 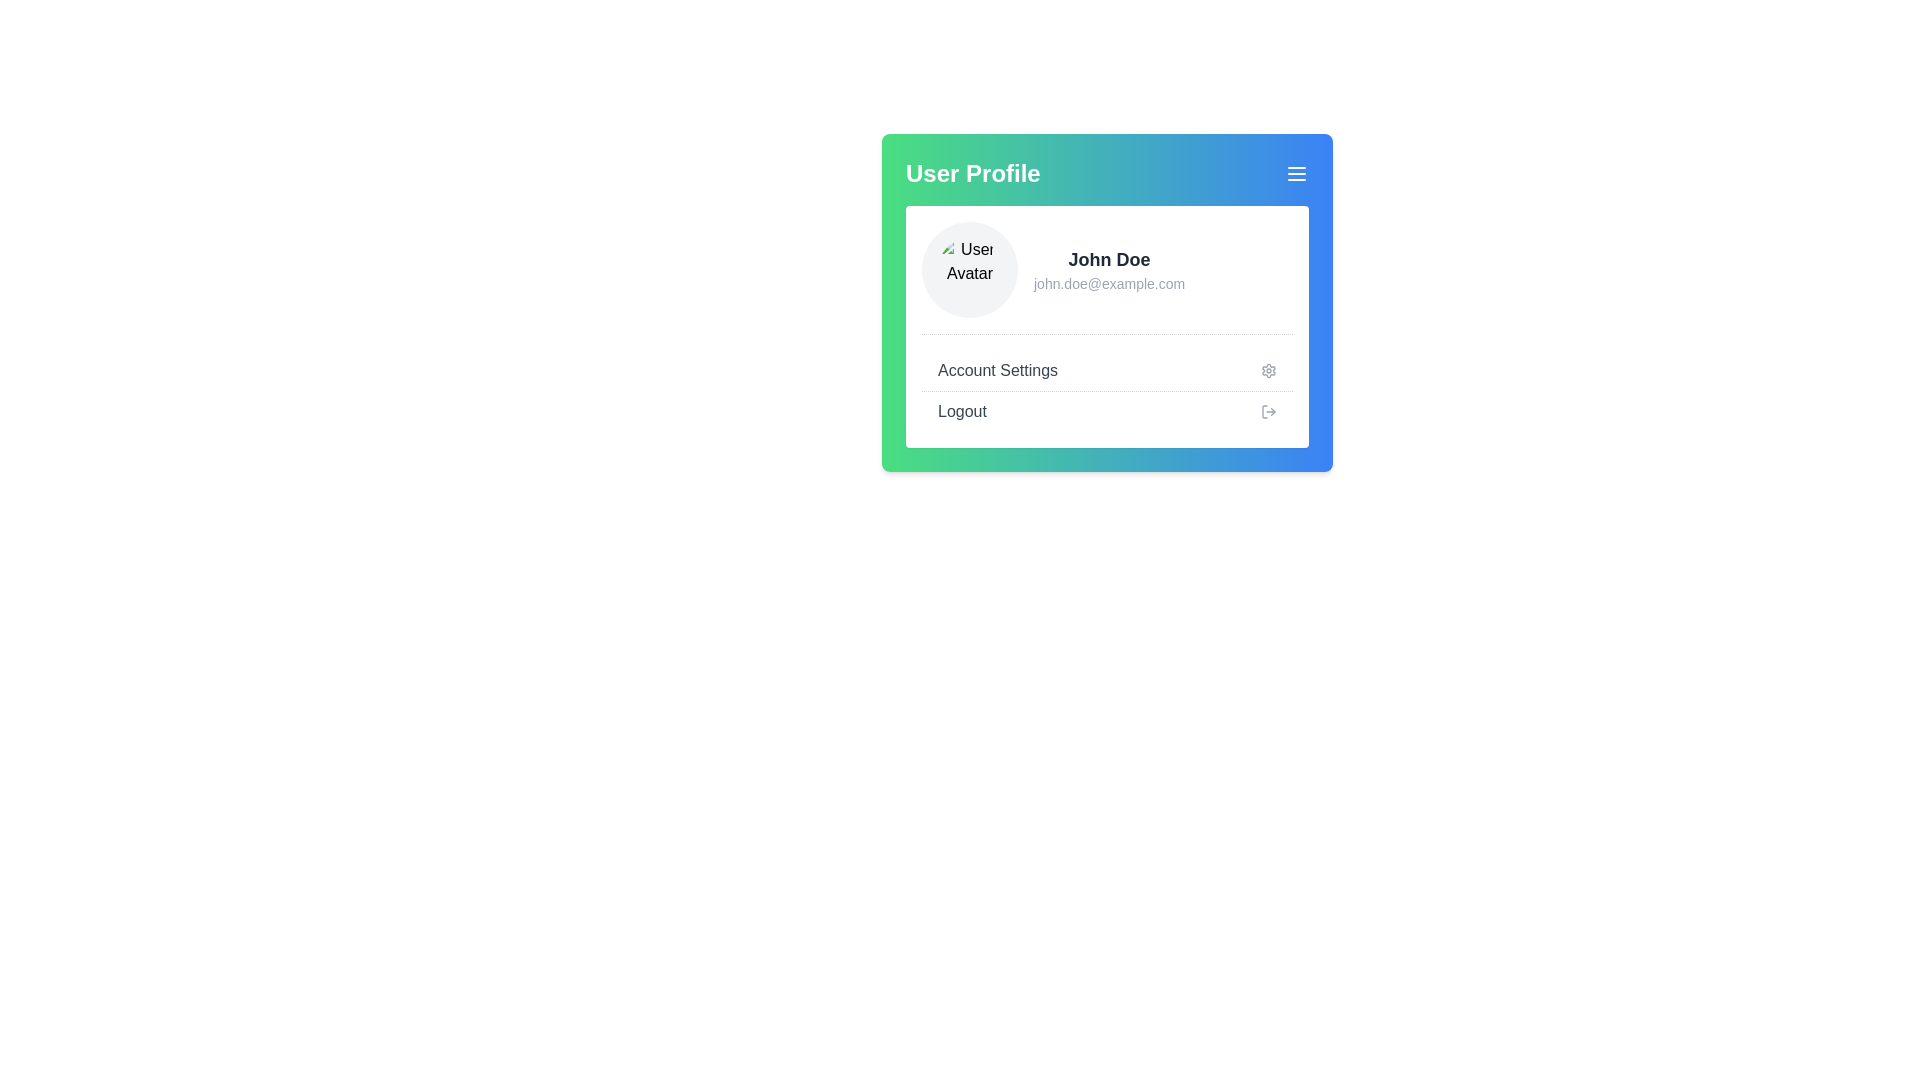 I want to click on the user name text displayed above the email 'john.doe@example.com' in the user profile card, located in the right section next to the avatar image, so click(x=1108, y=258).